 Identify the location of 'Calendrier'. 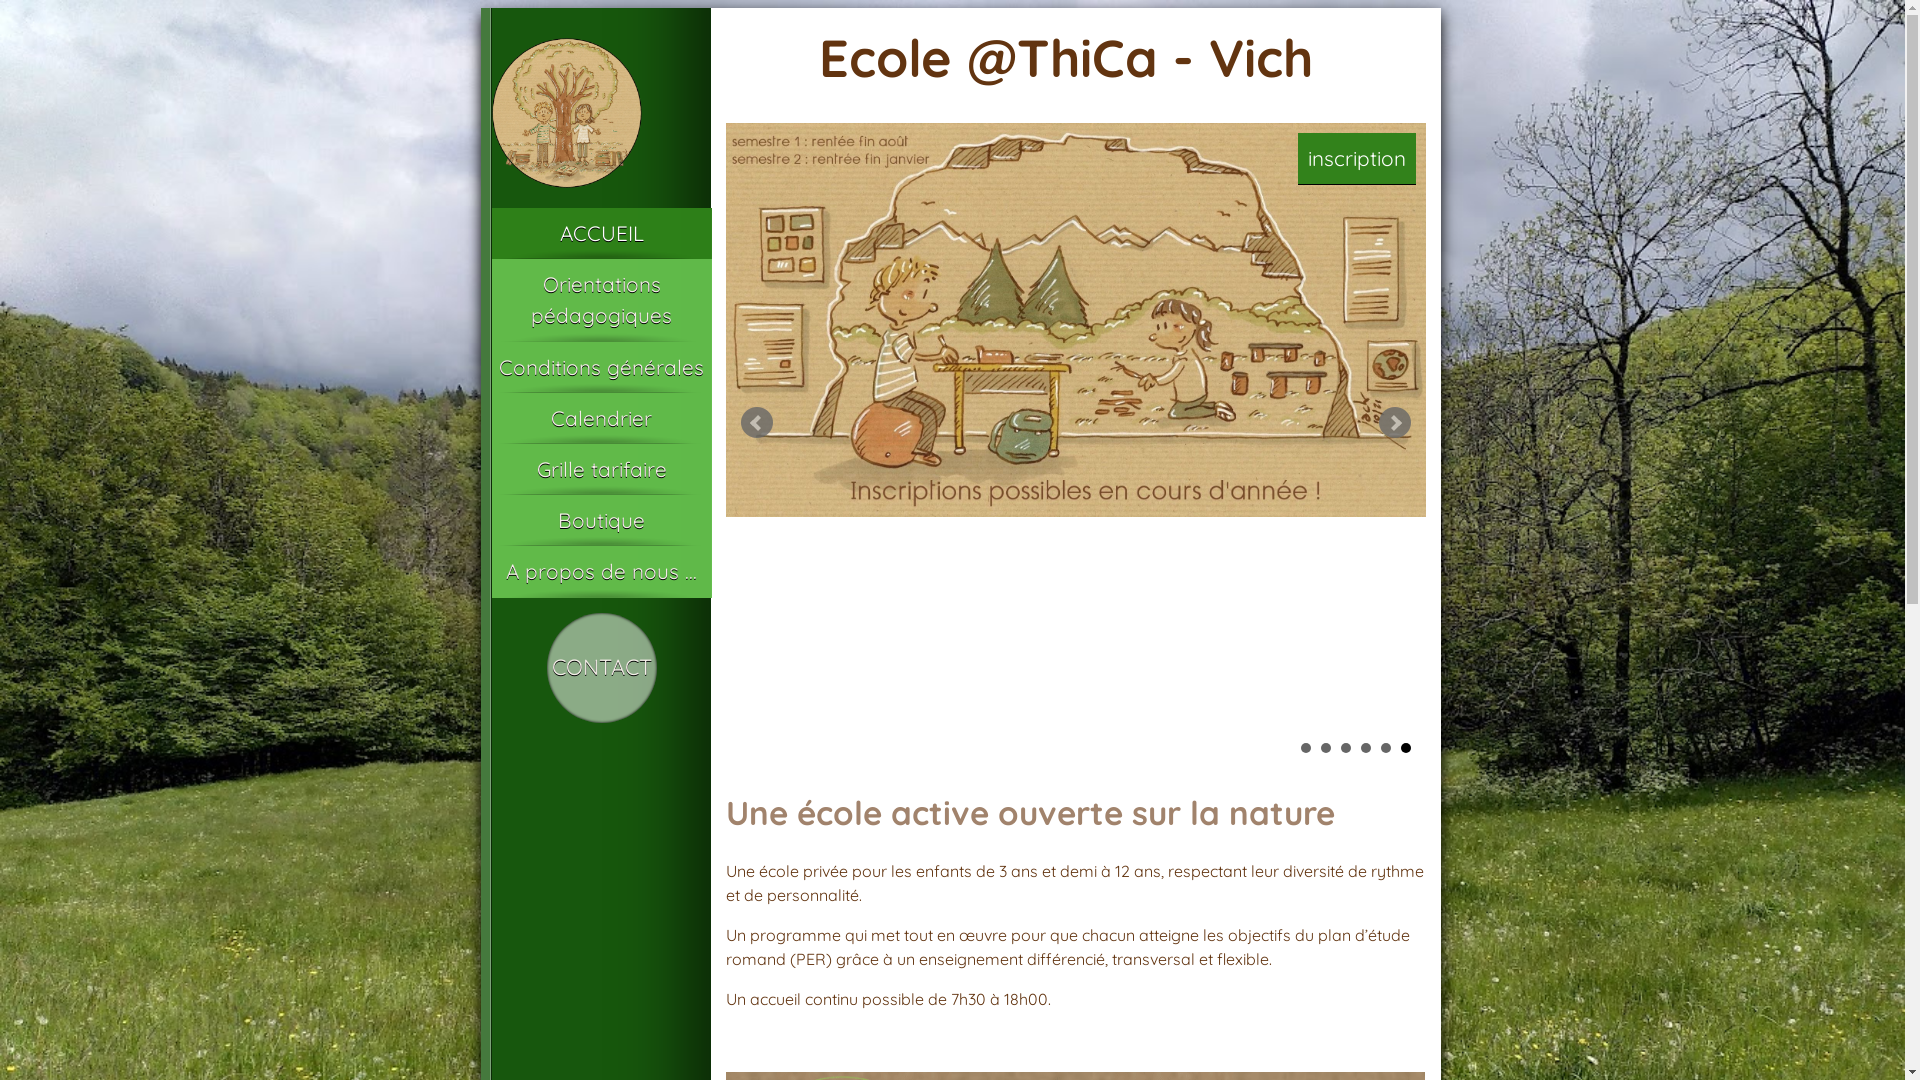
(491, 417).